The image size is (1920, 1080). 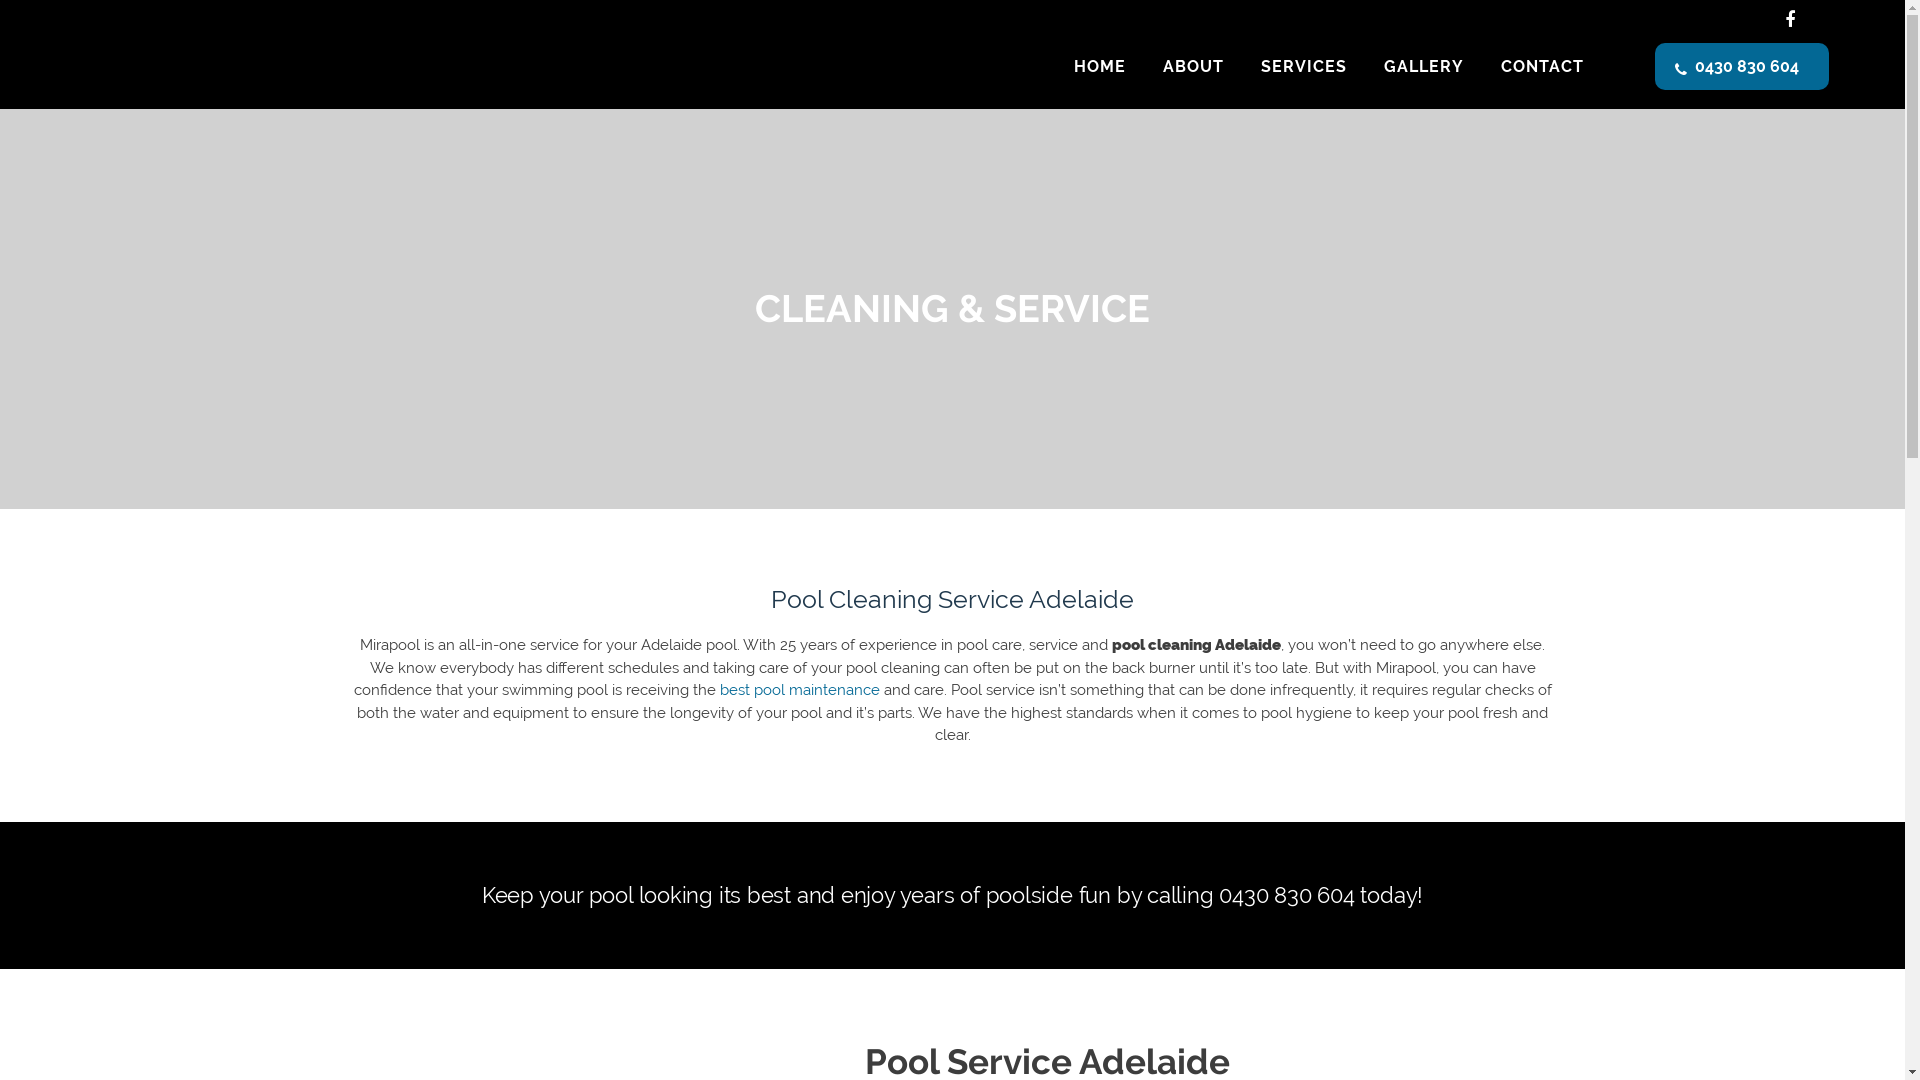 What do you see at coordinates (1367, 65) in the screenshot?
I see `'GALLERY'` at bounding box center [1367, 65].